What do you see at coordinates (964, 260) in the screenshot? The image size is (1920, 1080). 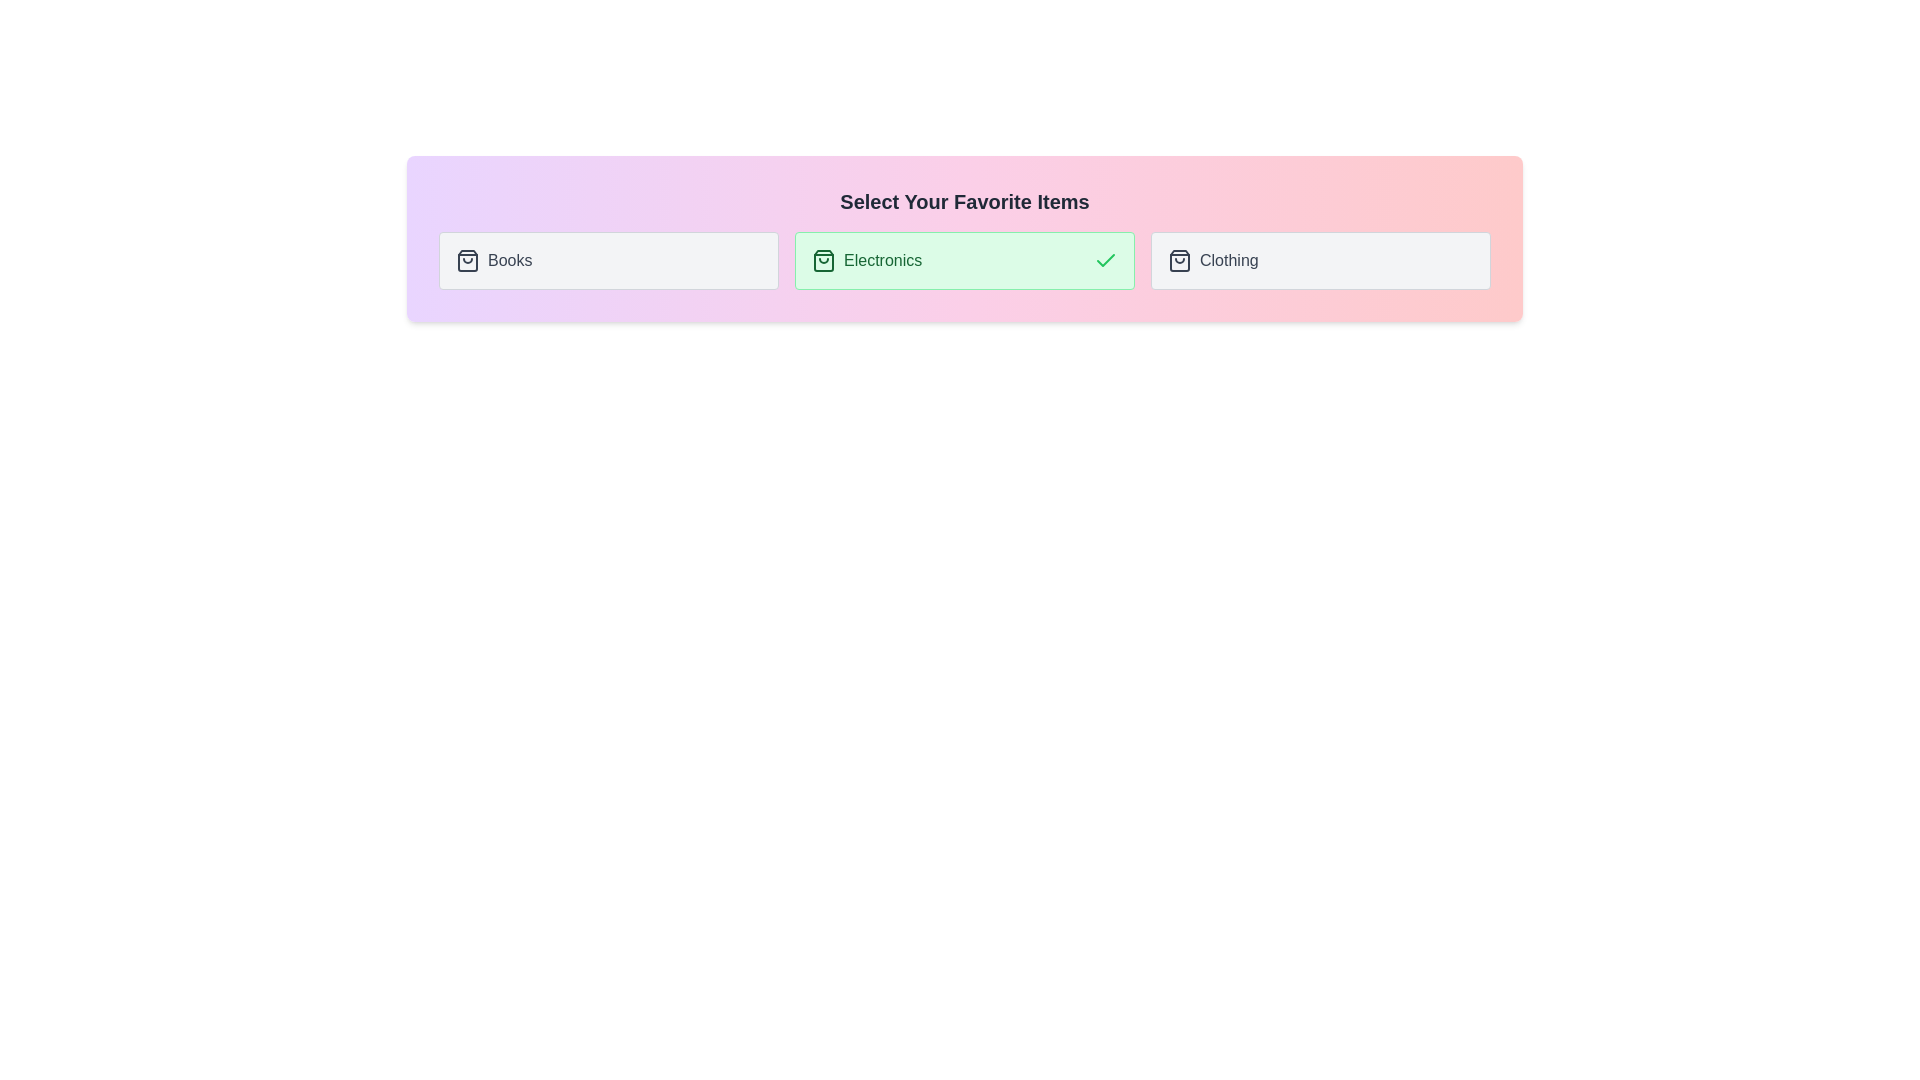 I see `the item labeled Electronics` at bounding box center [964, 260].